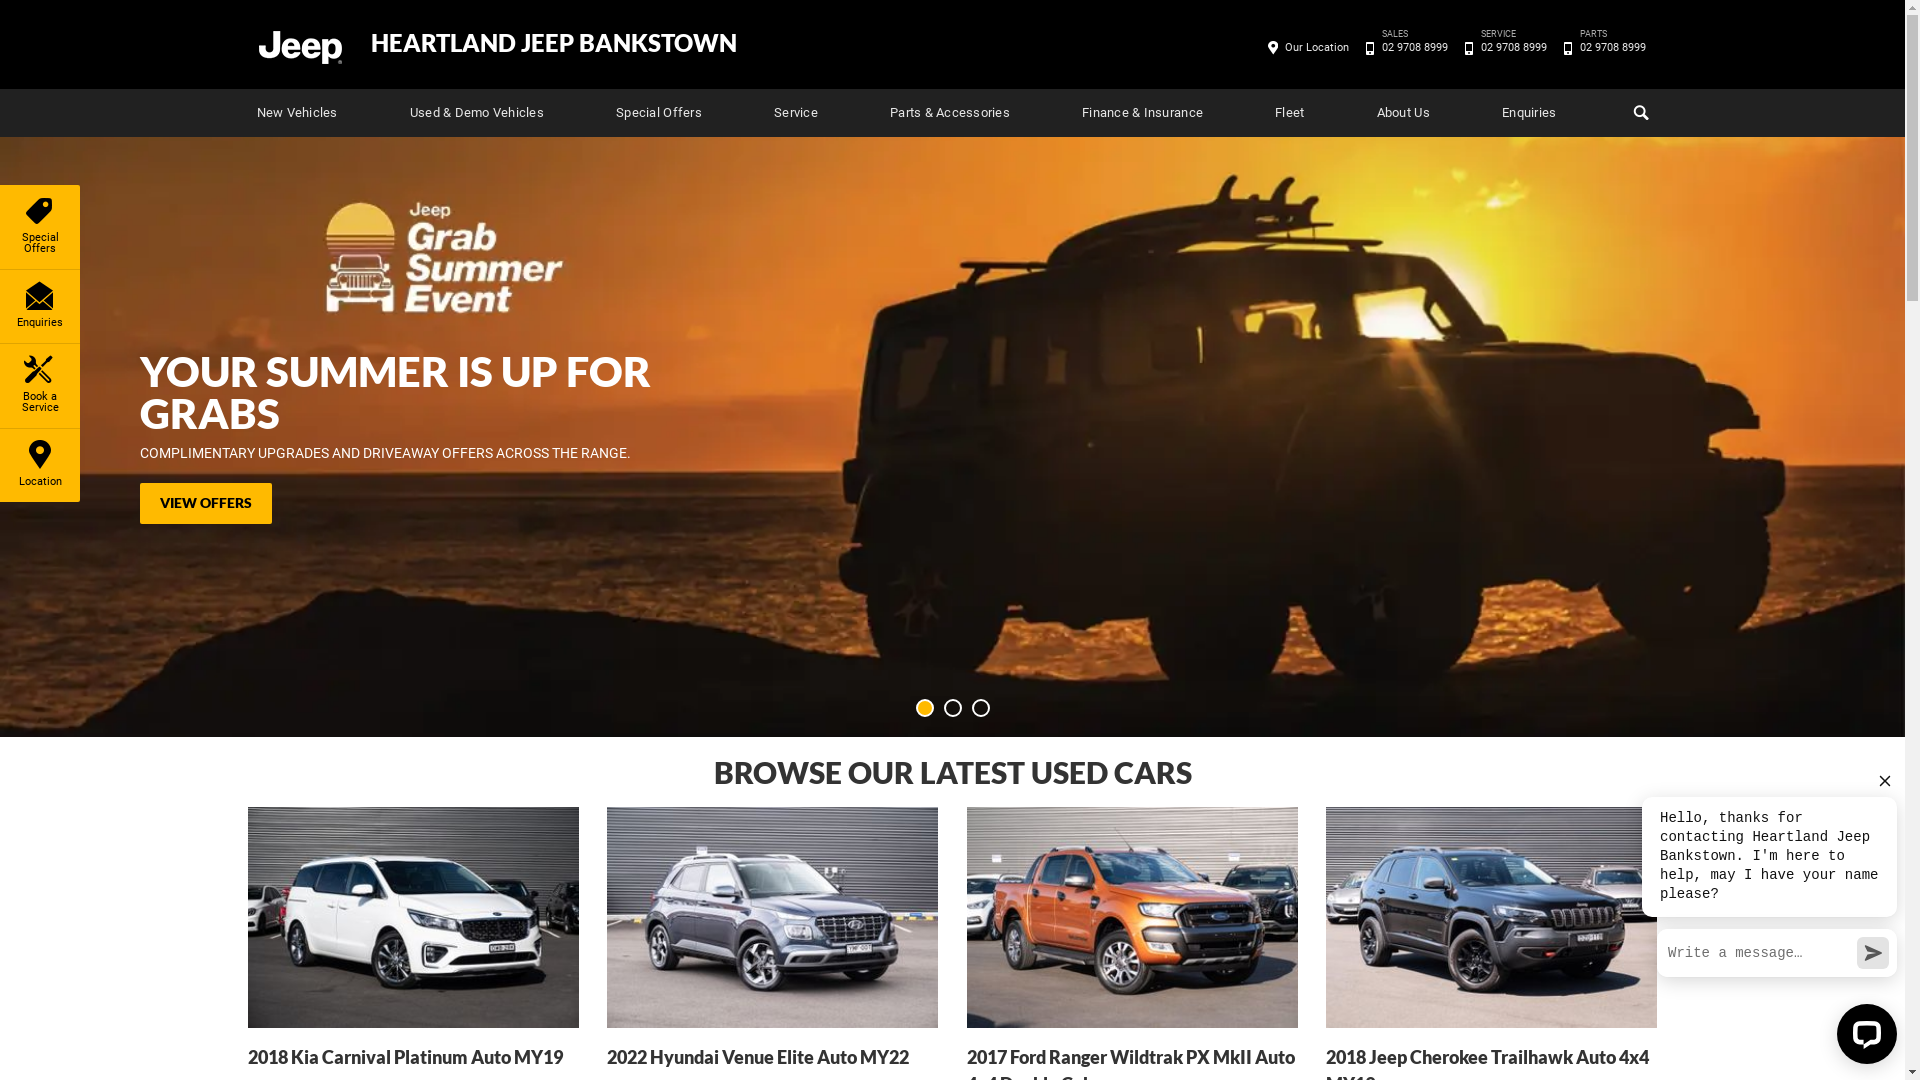  I want to click on 'New Vehicles', so click(295, 112).